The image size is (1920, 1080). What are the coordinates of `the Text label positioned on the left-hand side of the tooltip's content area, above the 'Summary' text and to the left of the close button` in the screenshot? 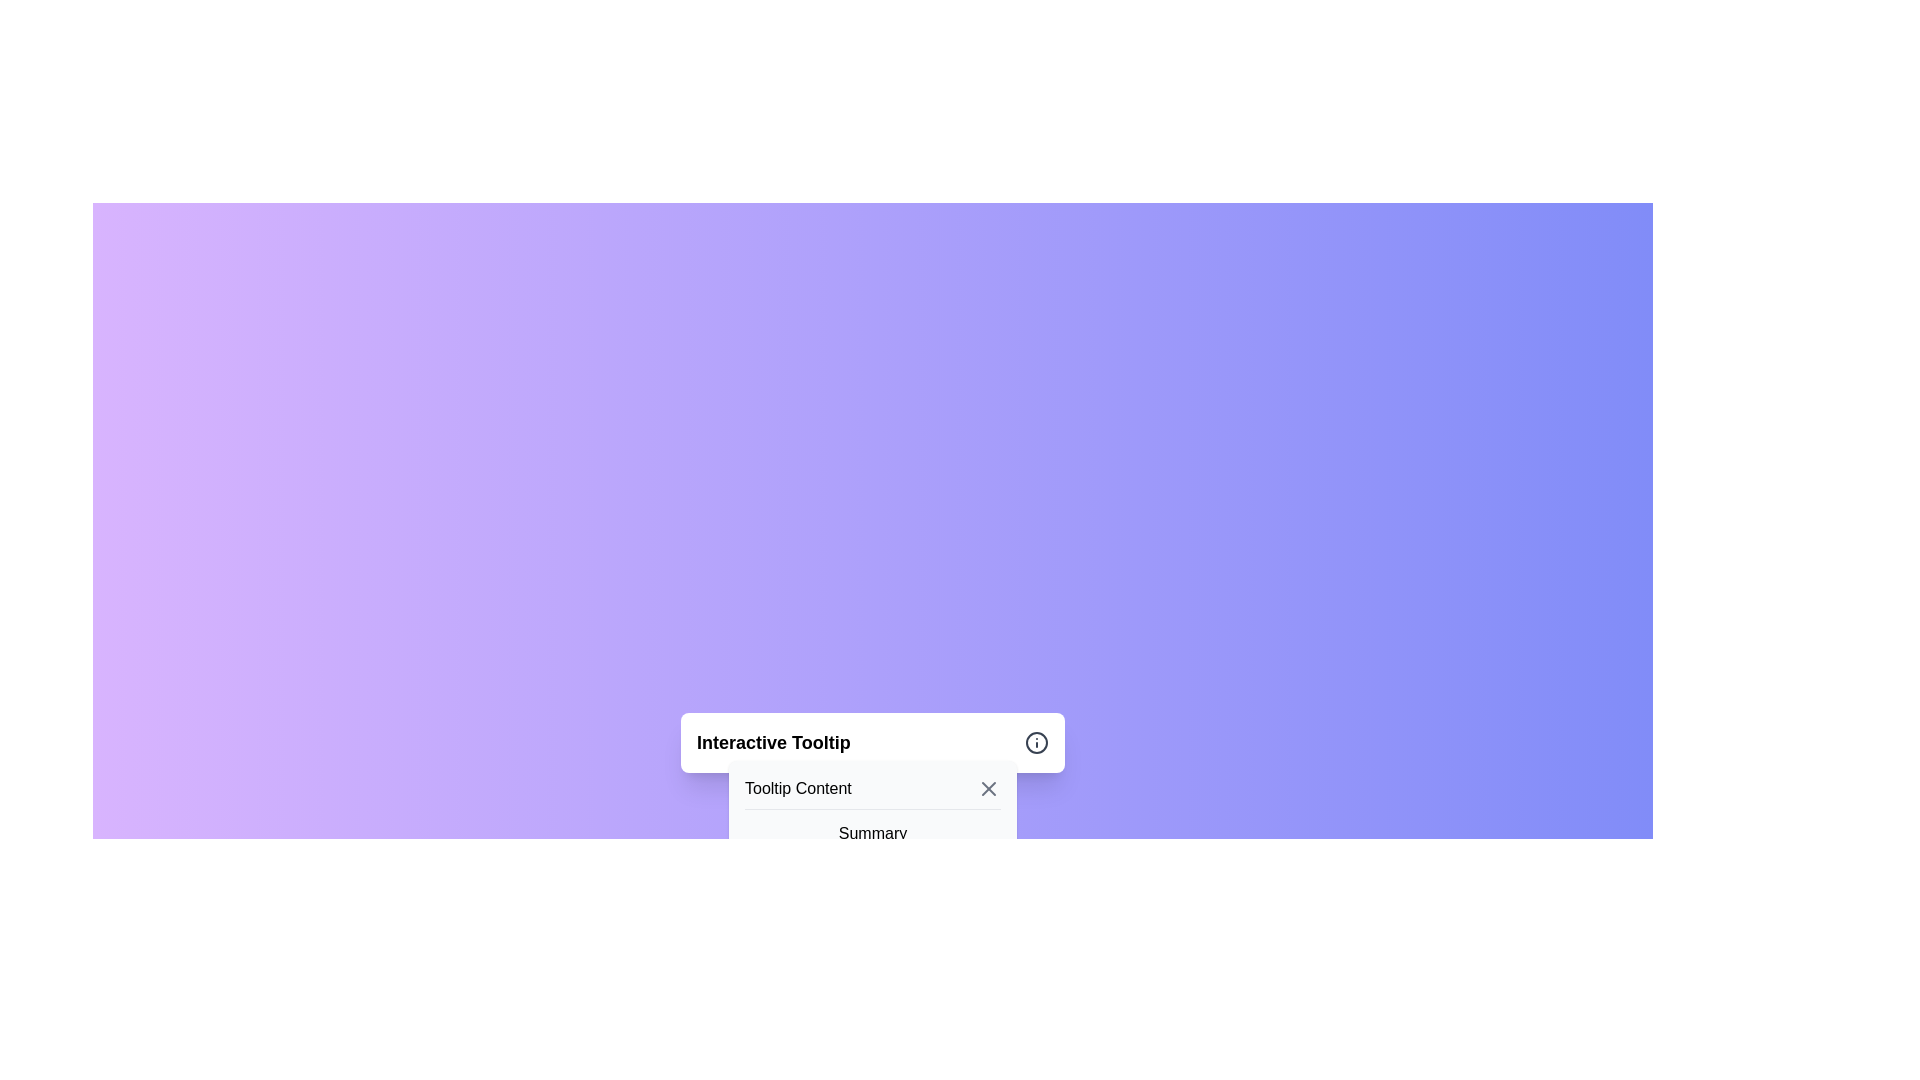 It's located at (797, 788).